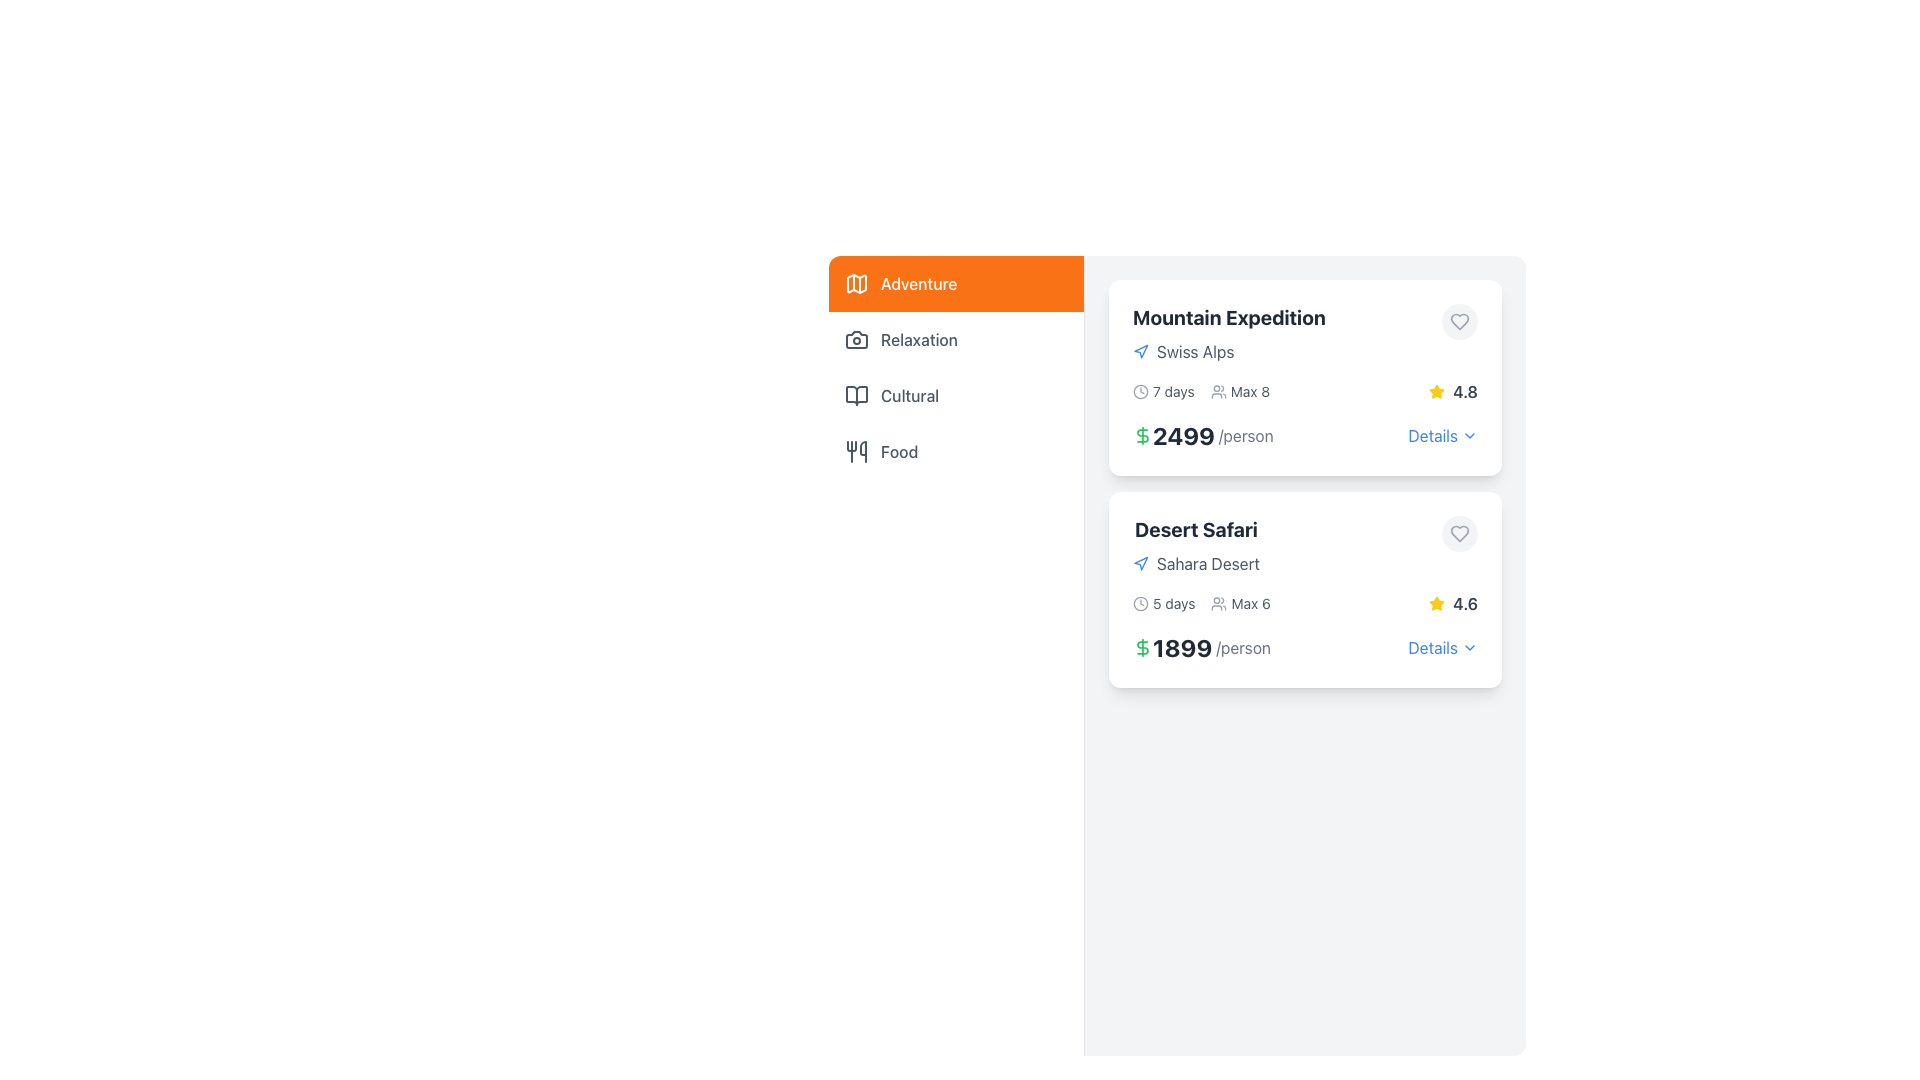 The image size is (1920, 1080). What do you see at coordinates (955, 284) in the screenshot?
I see `the Interactive tab in the sidebar navigation menu` at bounding box center [955, 284].